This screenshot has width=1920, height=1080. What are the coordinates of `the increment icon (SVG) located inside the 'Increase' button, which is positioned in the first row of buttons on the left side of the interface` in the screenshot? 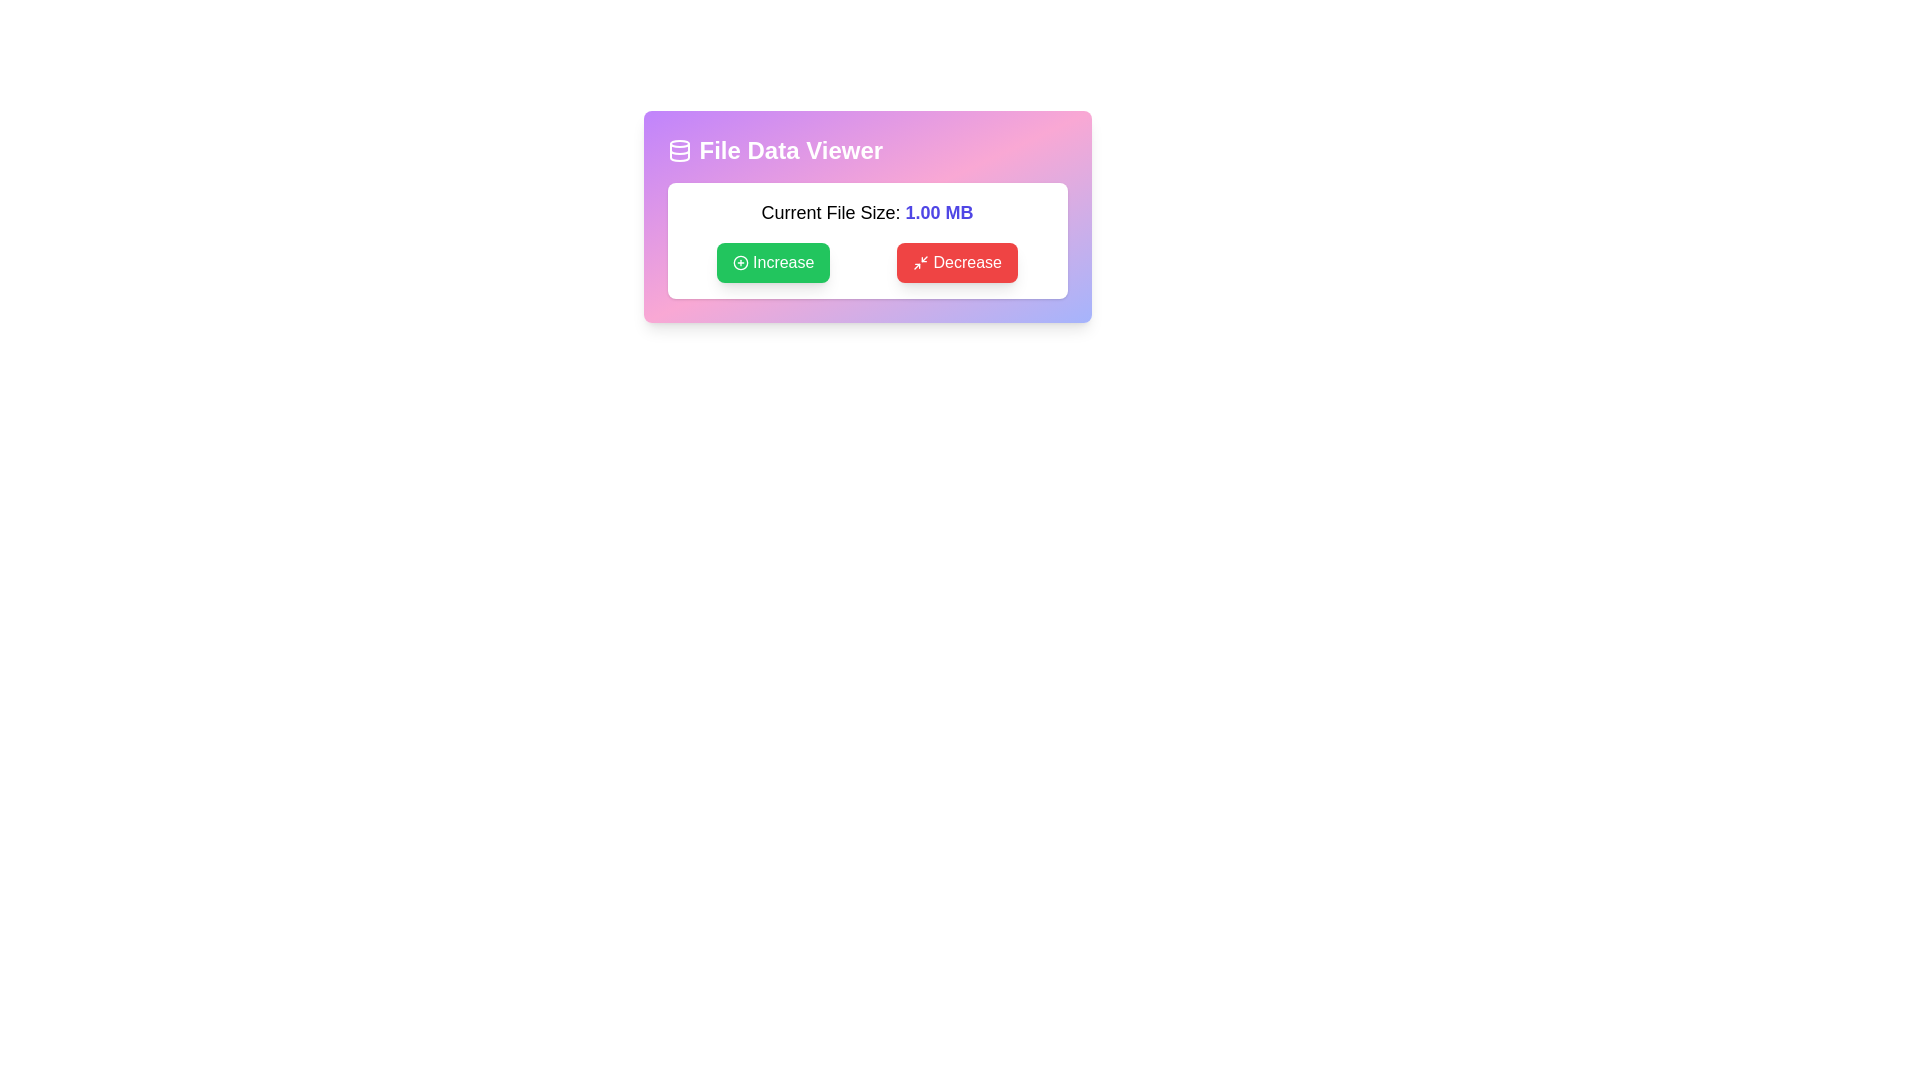 It's located at (740, 261).